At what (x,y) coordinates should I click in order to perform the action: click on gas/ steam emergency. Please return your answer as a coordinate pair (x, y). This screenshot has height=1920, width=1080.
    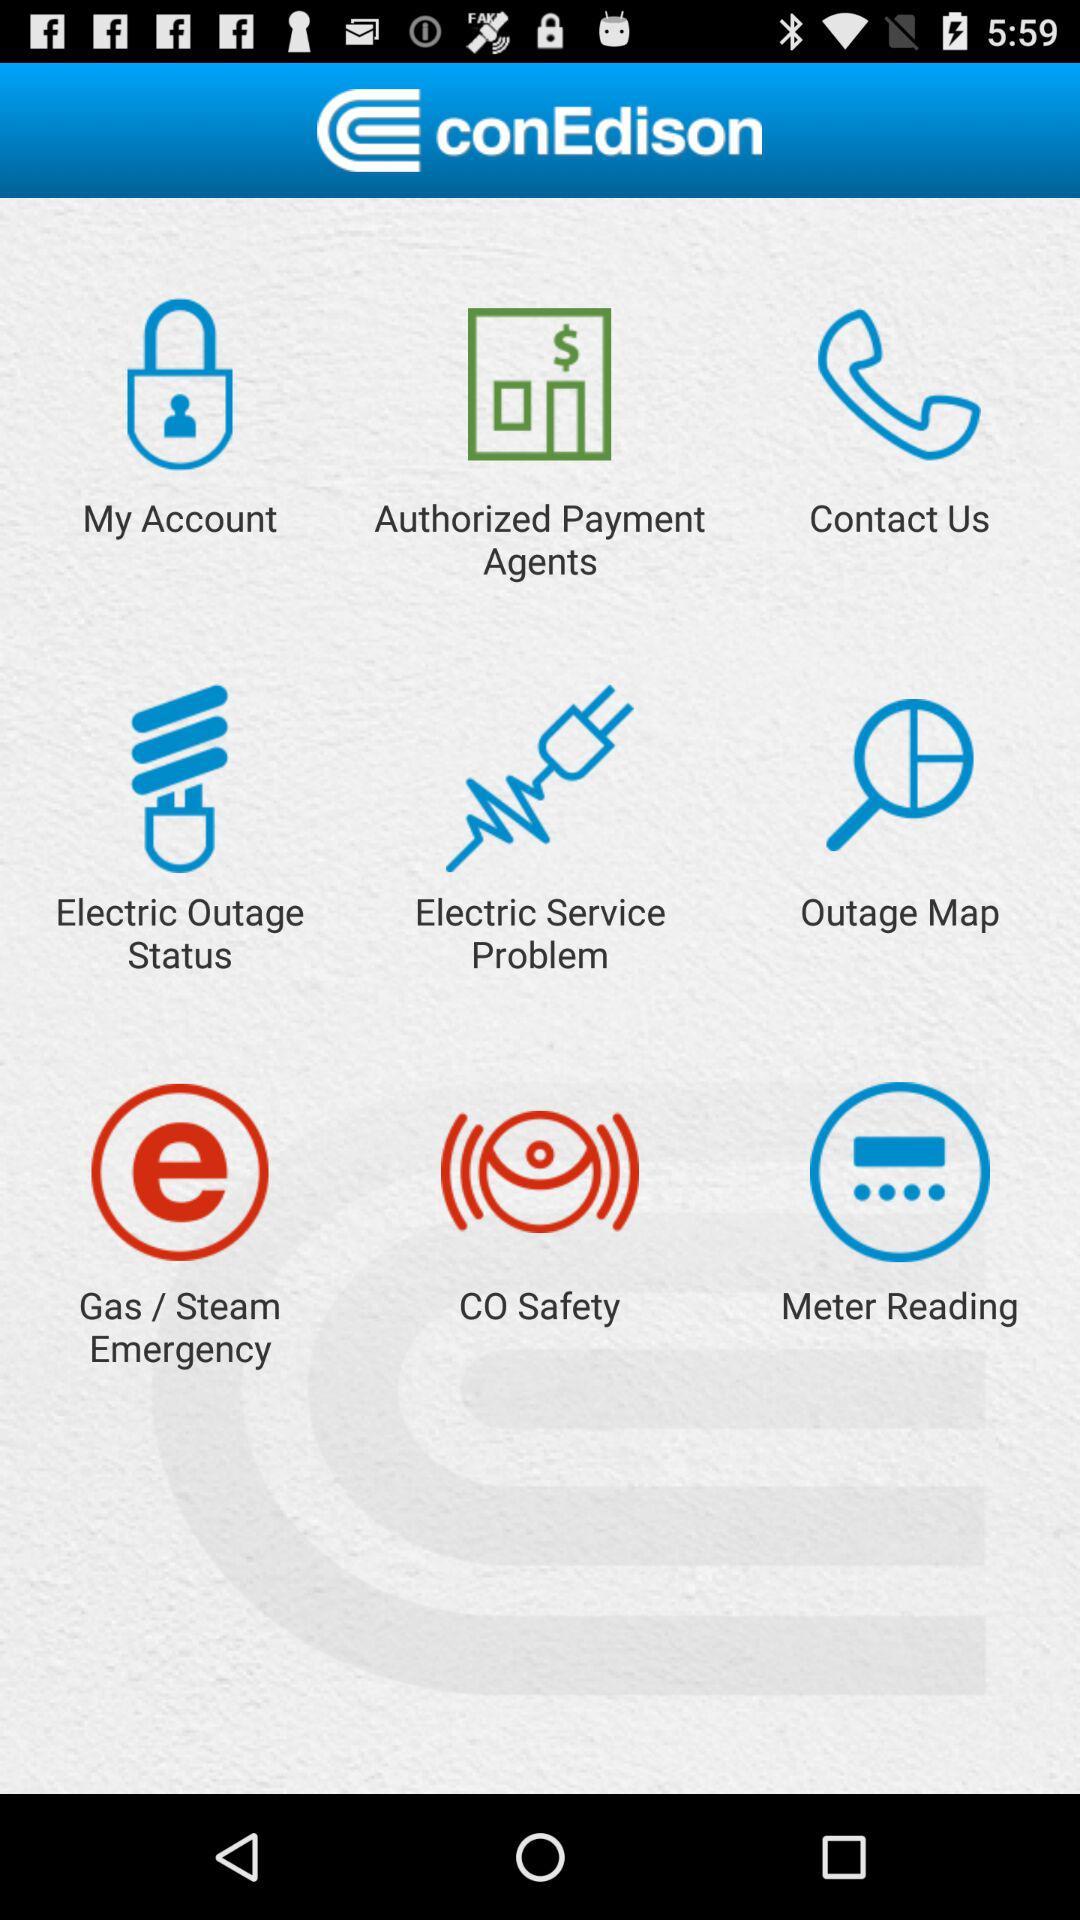
    Looking at the image, I should click on (180, 1172).